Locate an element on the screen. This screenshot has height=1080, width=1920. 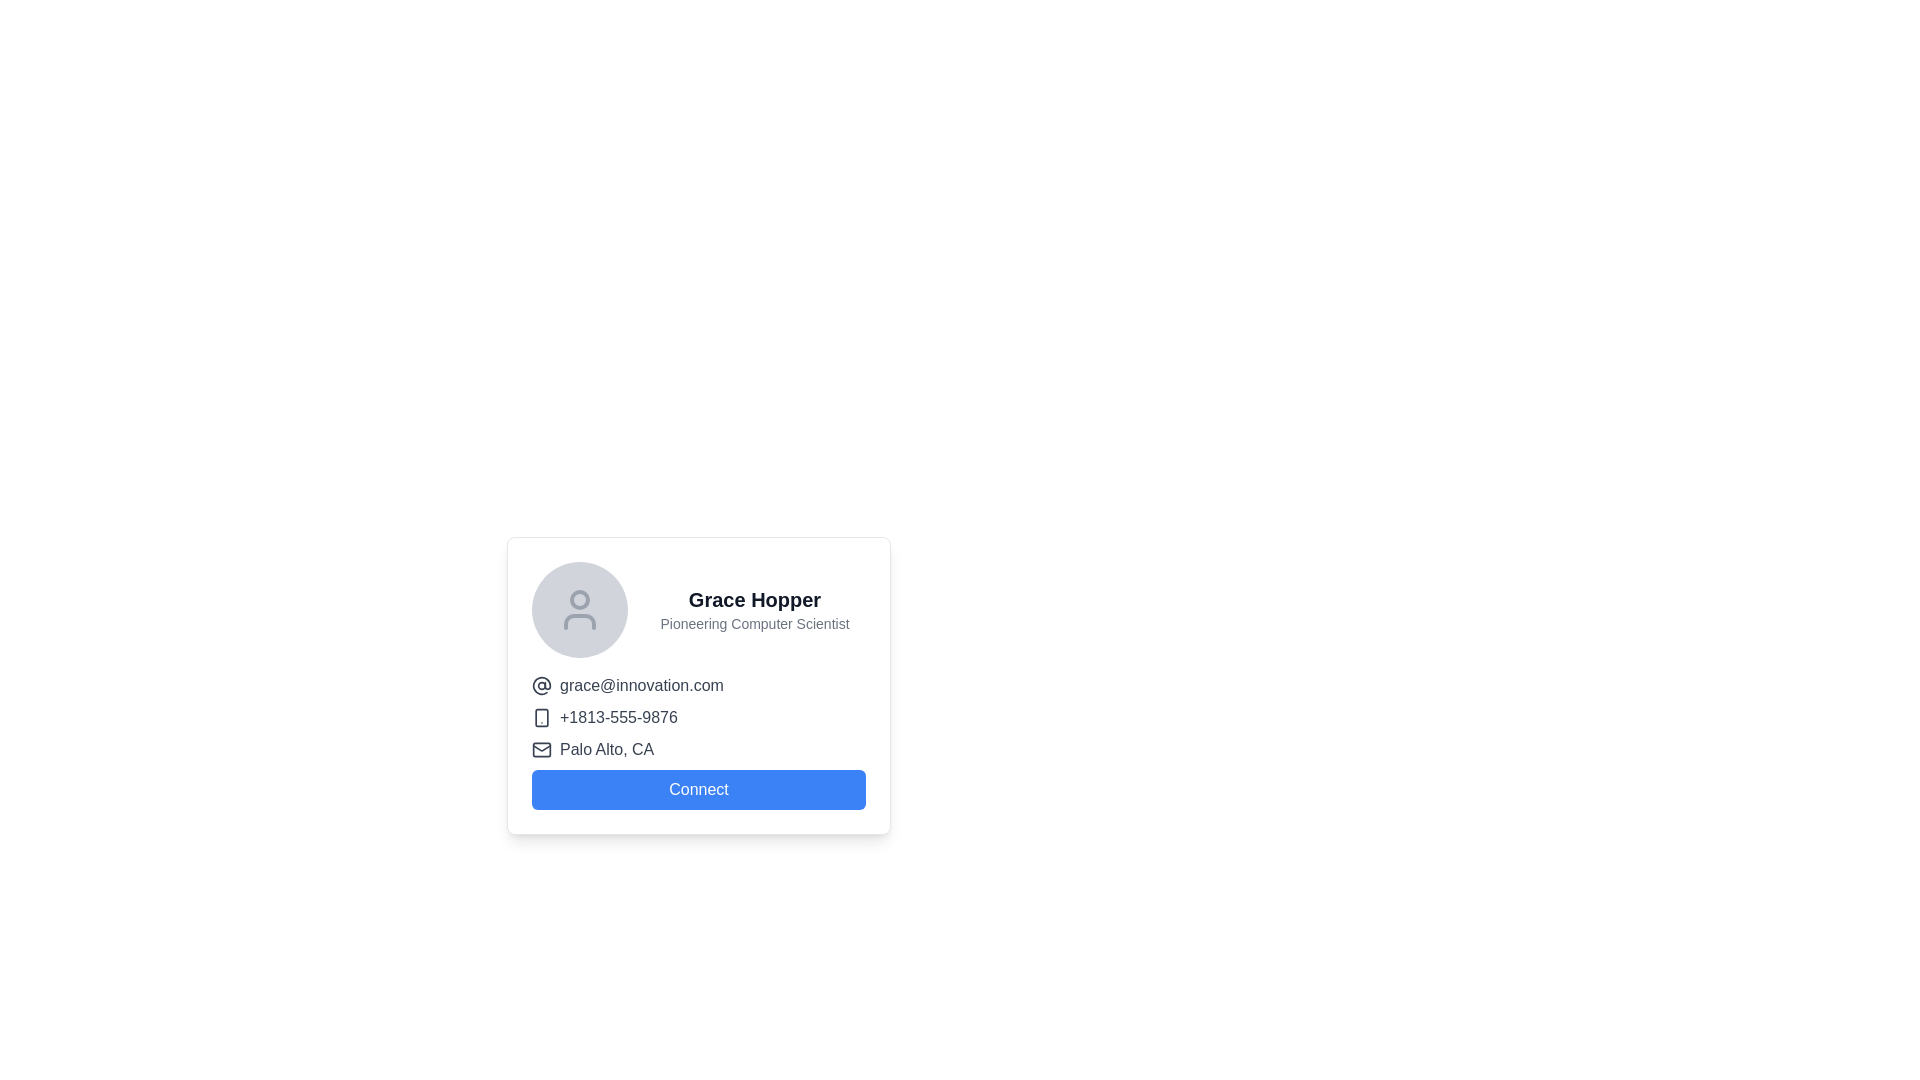
the text label displaying 'Grace Hopper', which serves as the title for the associated profile or information card, located in the upper right section of the card is located at coordinates (753, 599).